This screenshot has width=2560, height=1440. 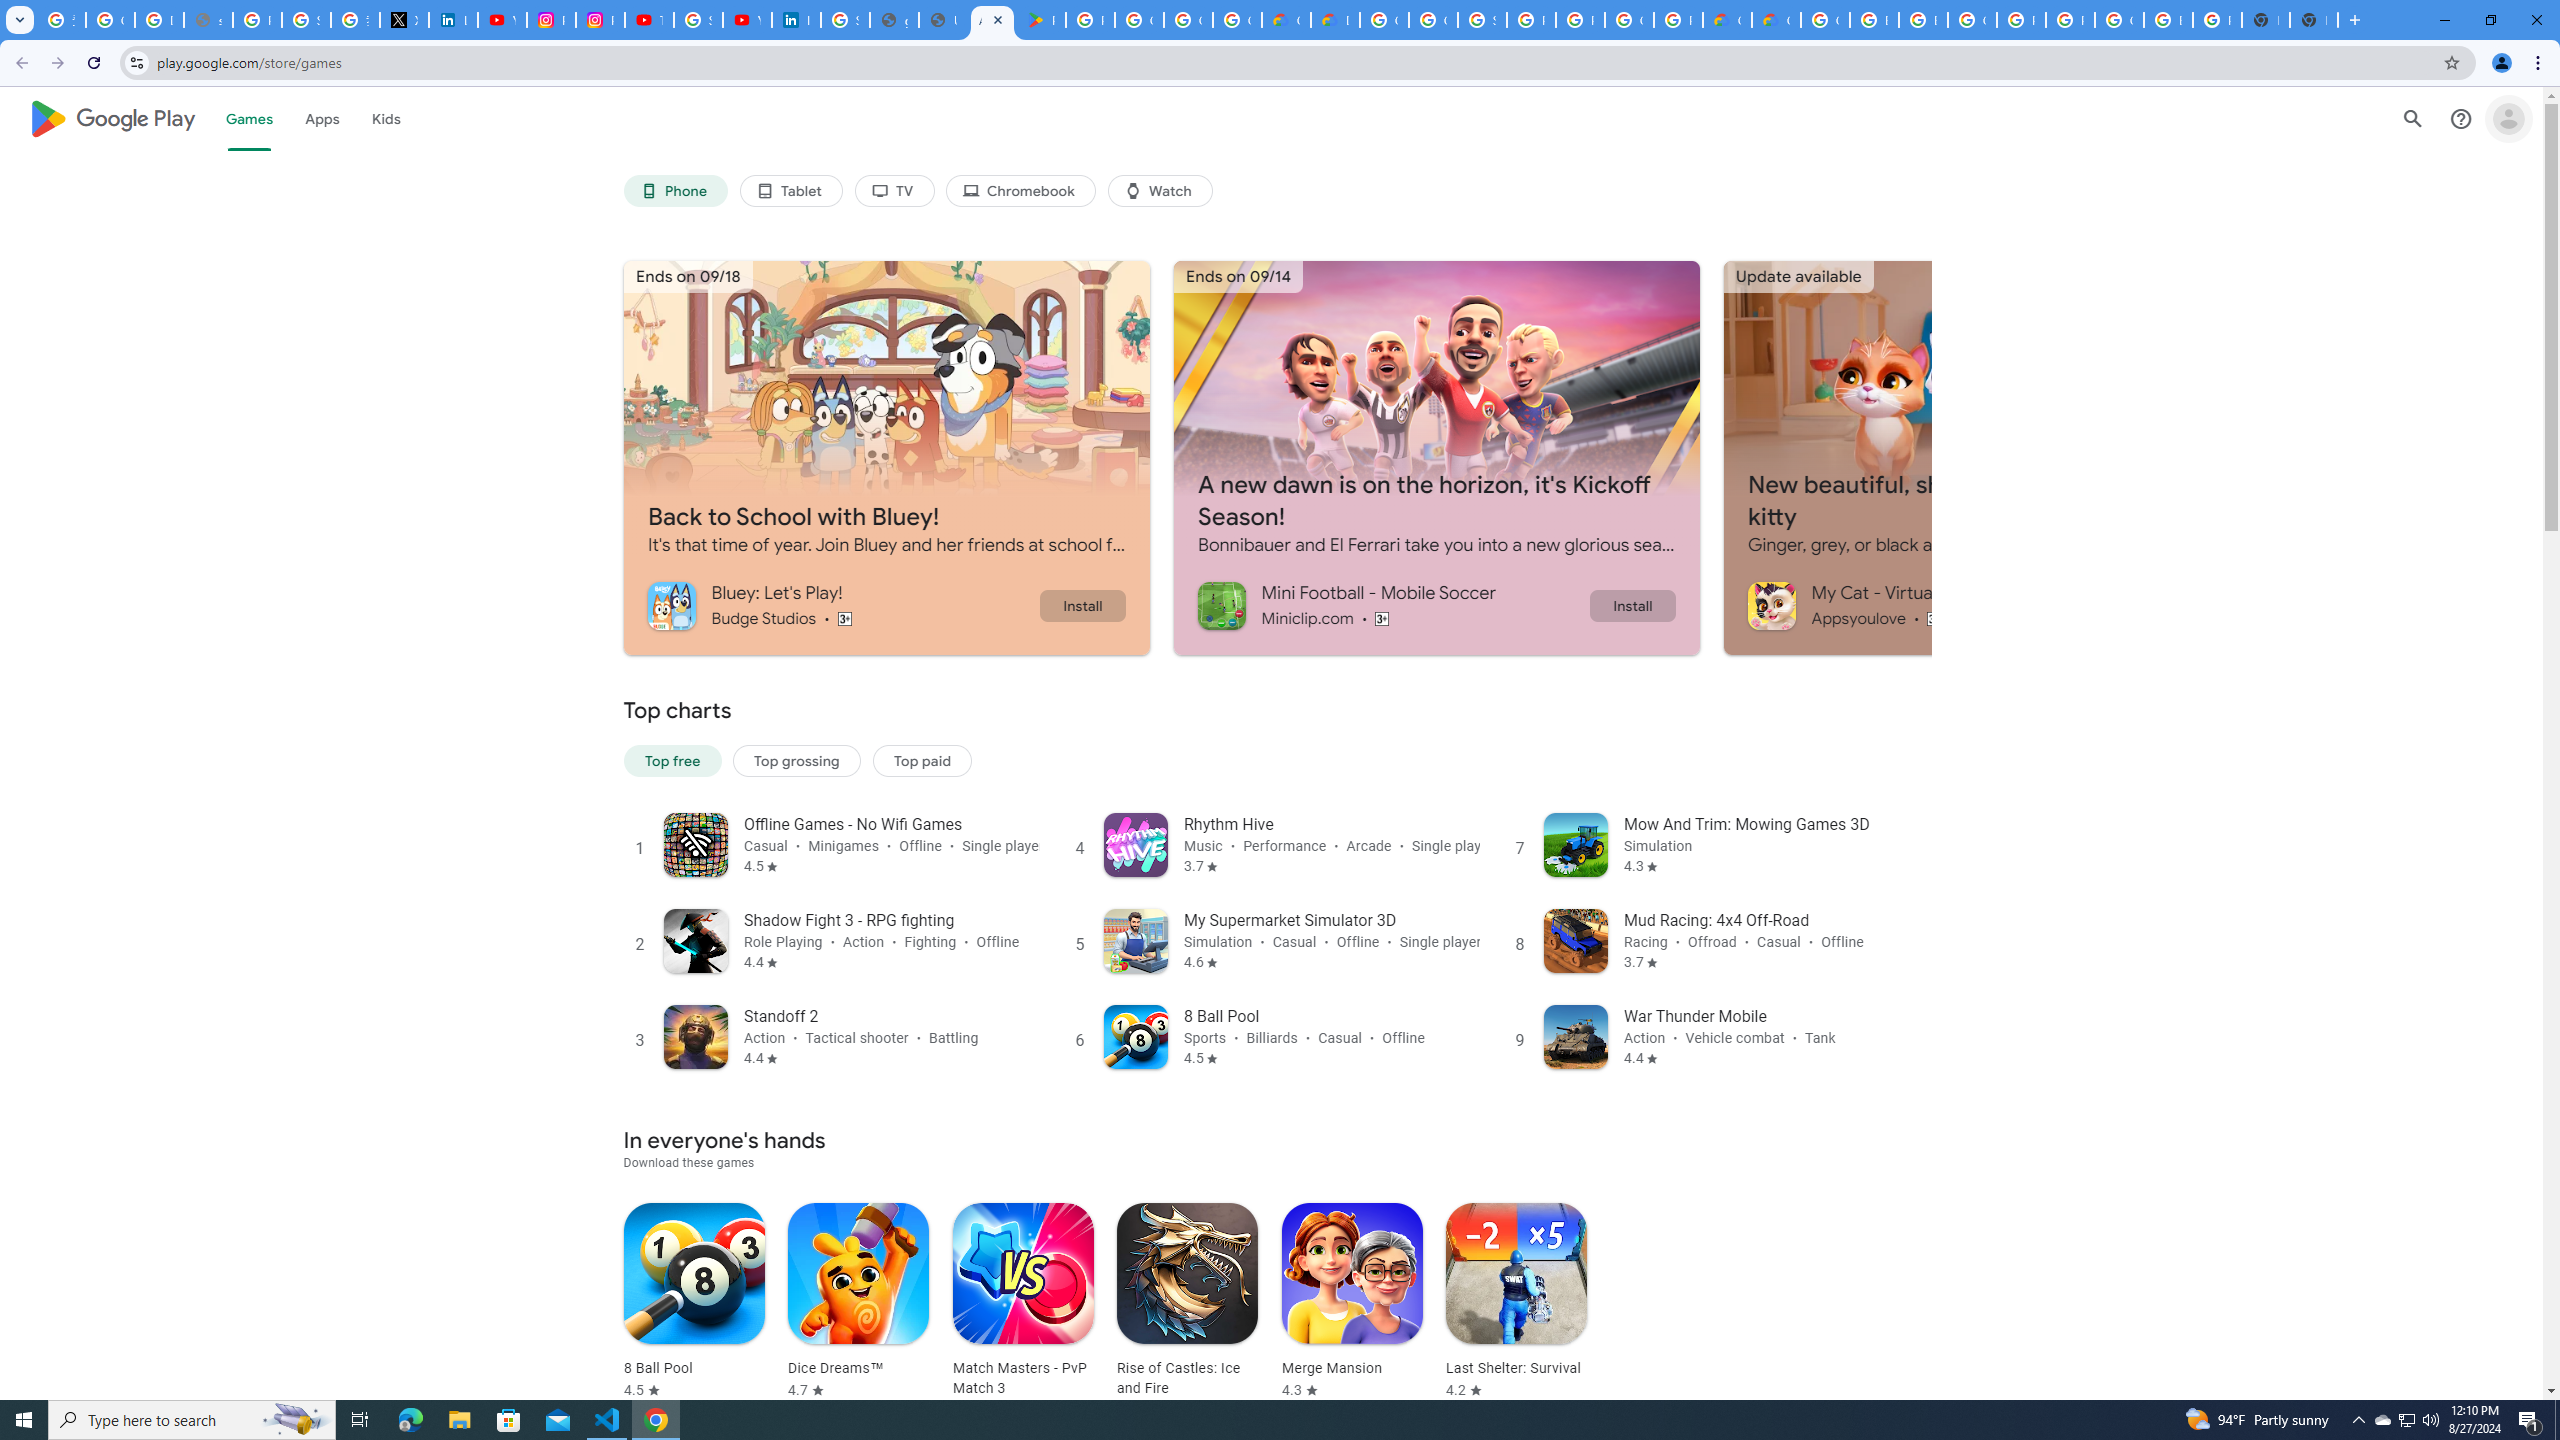 I want to click on 'Browse Chrome as a guest - Computer - Google Chrome Help', so click(x=1872, y=19).